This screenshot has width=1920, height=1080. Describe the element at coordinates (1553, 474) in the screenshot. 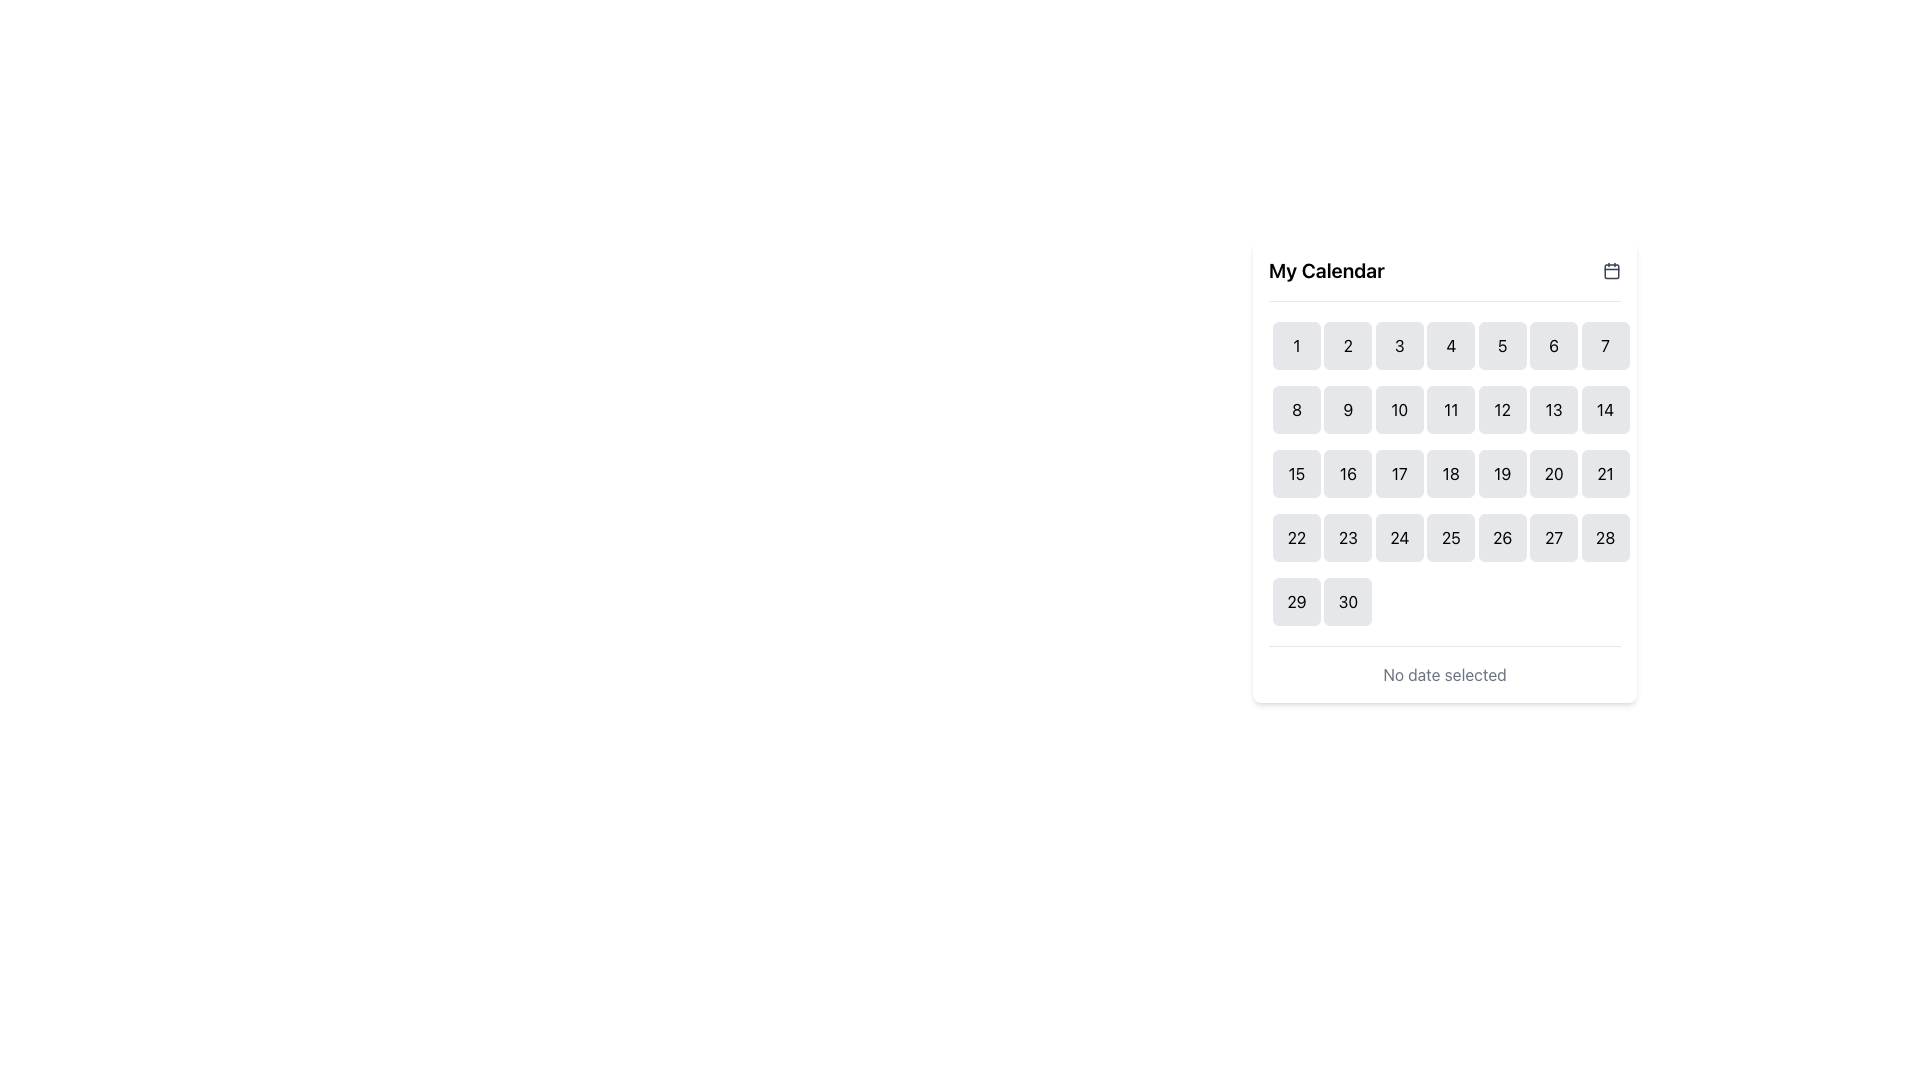

I see `the calendar date selector button displaying the number '20'` at that location.